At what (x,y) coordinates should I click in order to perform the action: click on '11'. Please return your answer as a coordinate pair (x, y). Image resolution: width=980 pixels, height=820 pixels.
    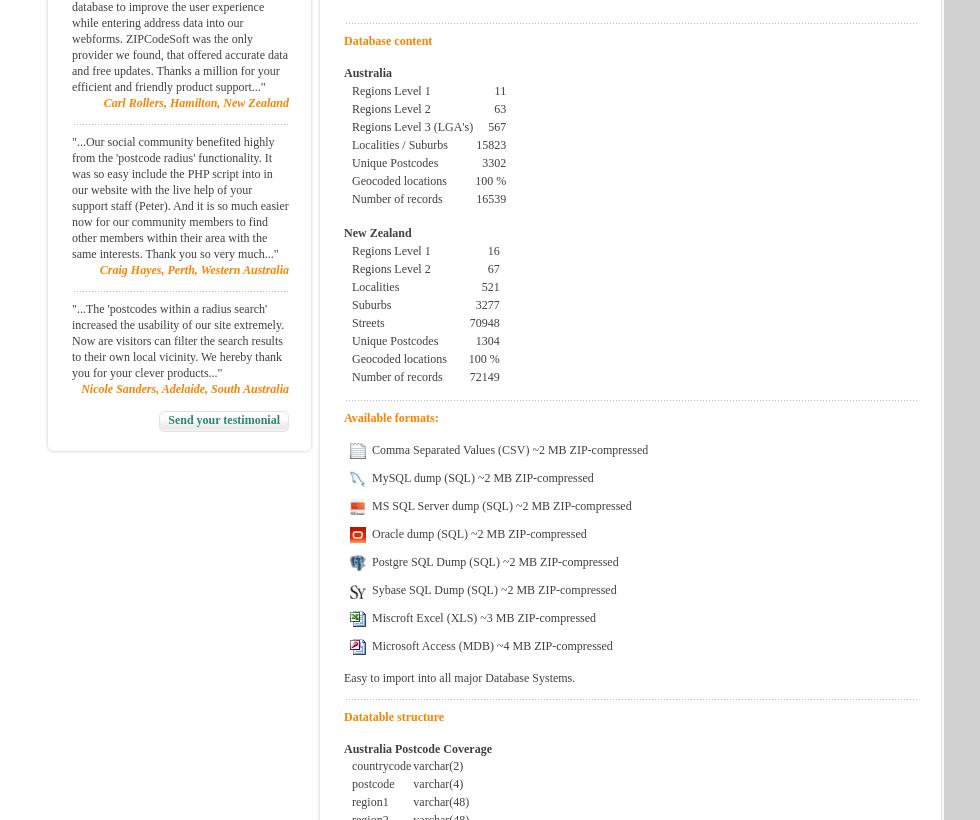
    Looking at the image, I should click on (499, 90).